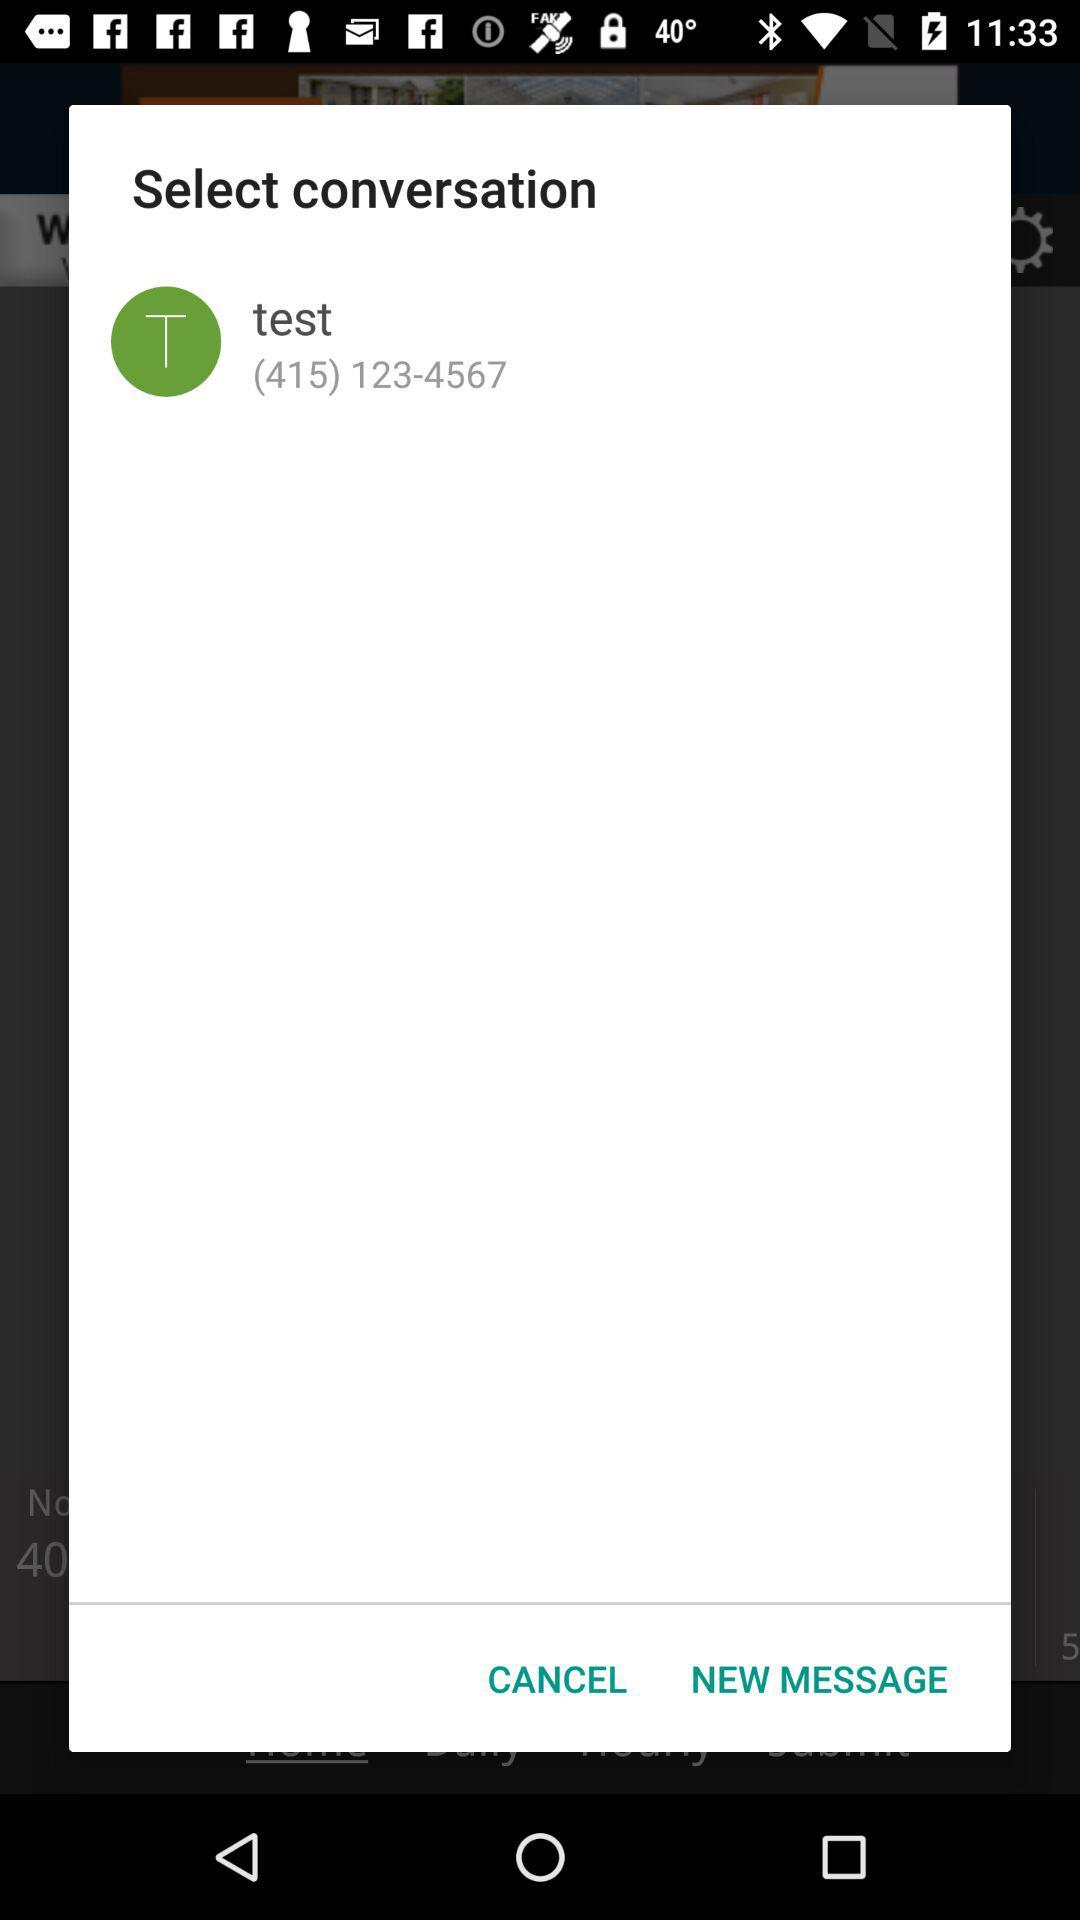  What do you see at coordinates (557, 1678) in the screenshot?
I see `cancel item` at bounding box center [557, 1678].